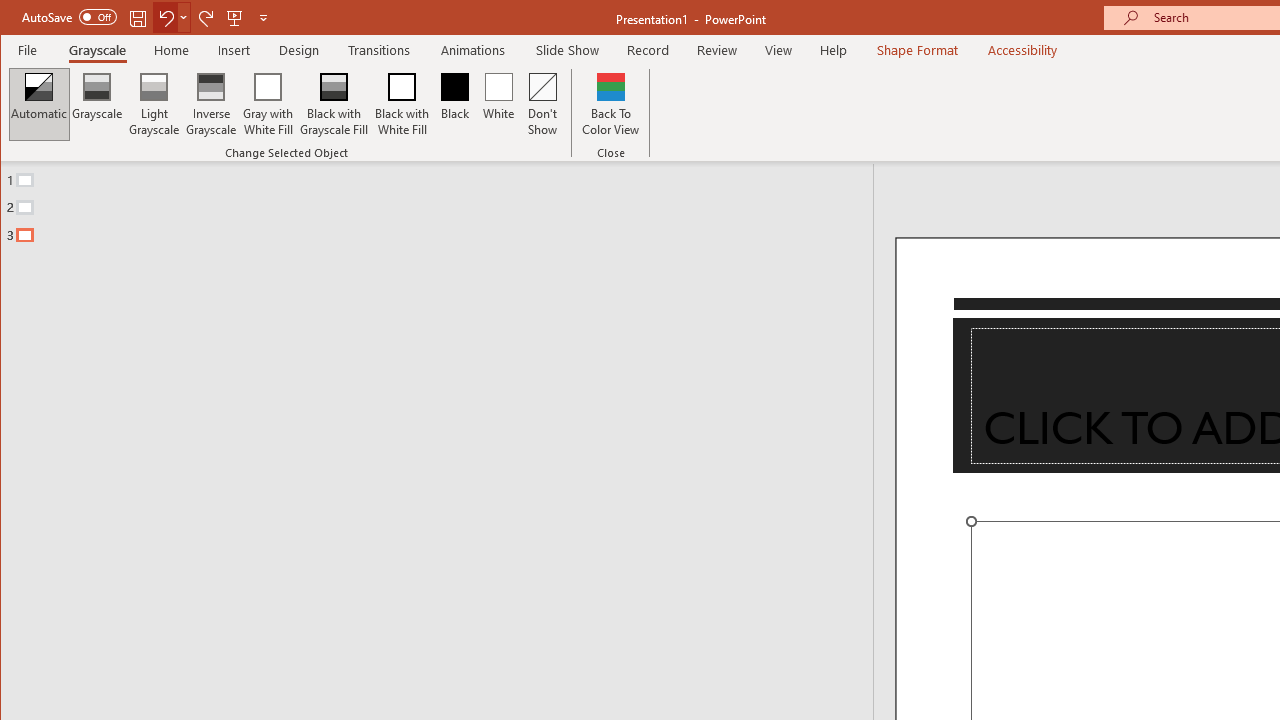  Describe the element at coordinates (334, 104) in the screenshot. I see `'Black with Grayscale Fill'` at that location.